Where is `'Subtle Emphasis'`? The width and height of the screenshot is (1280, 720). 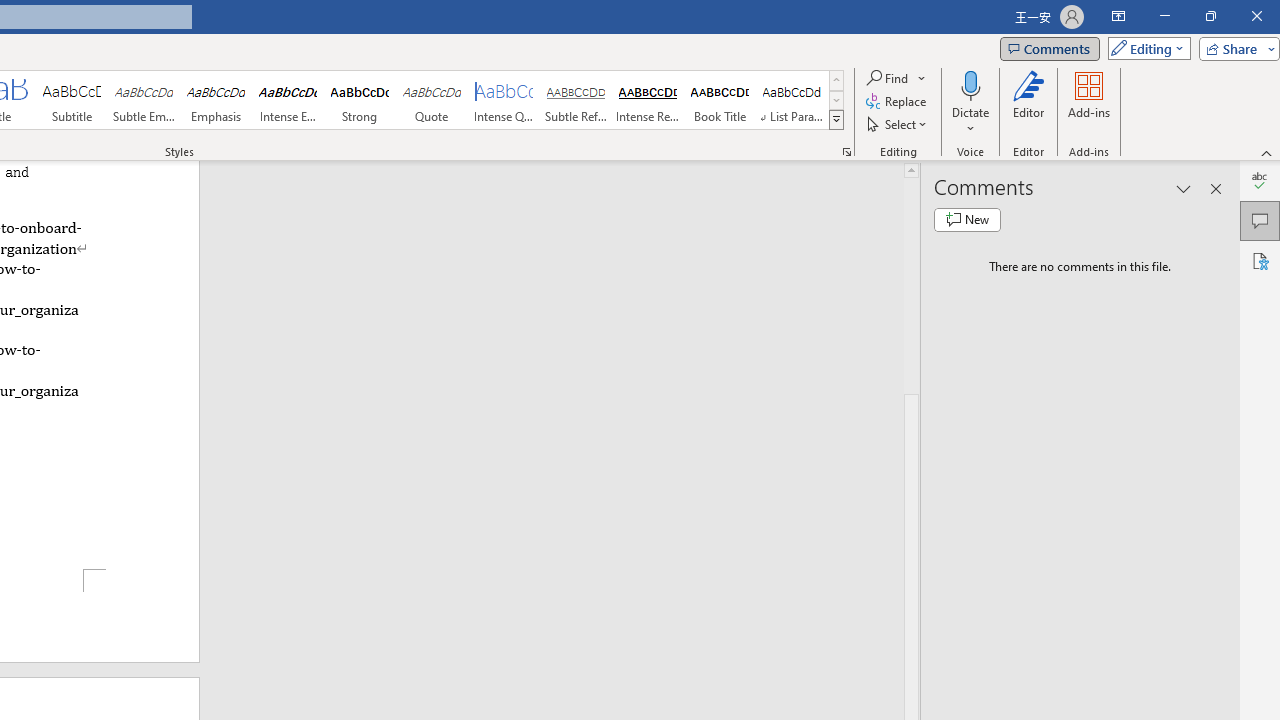
'Subtle Emphasis' is located at coordinates (143, 100).